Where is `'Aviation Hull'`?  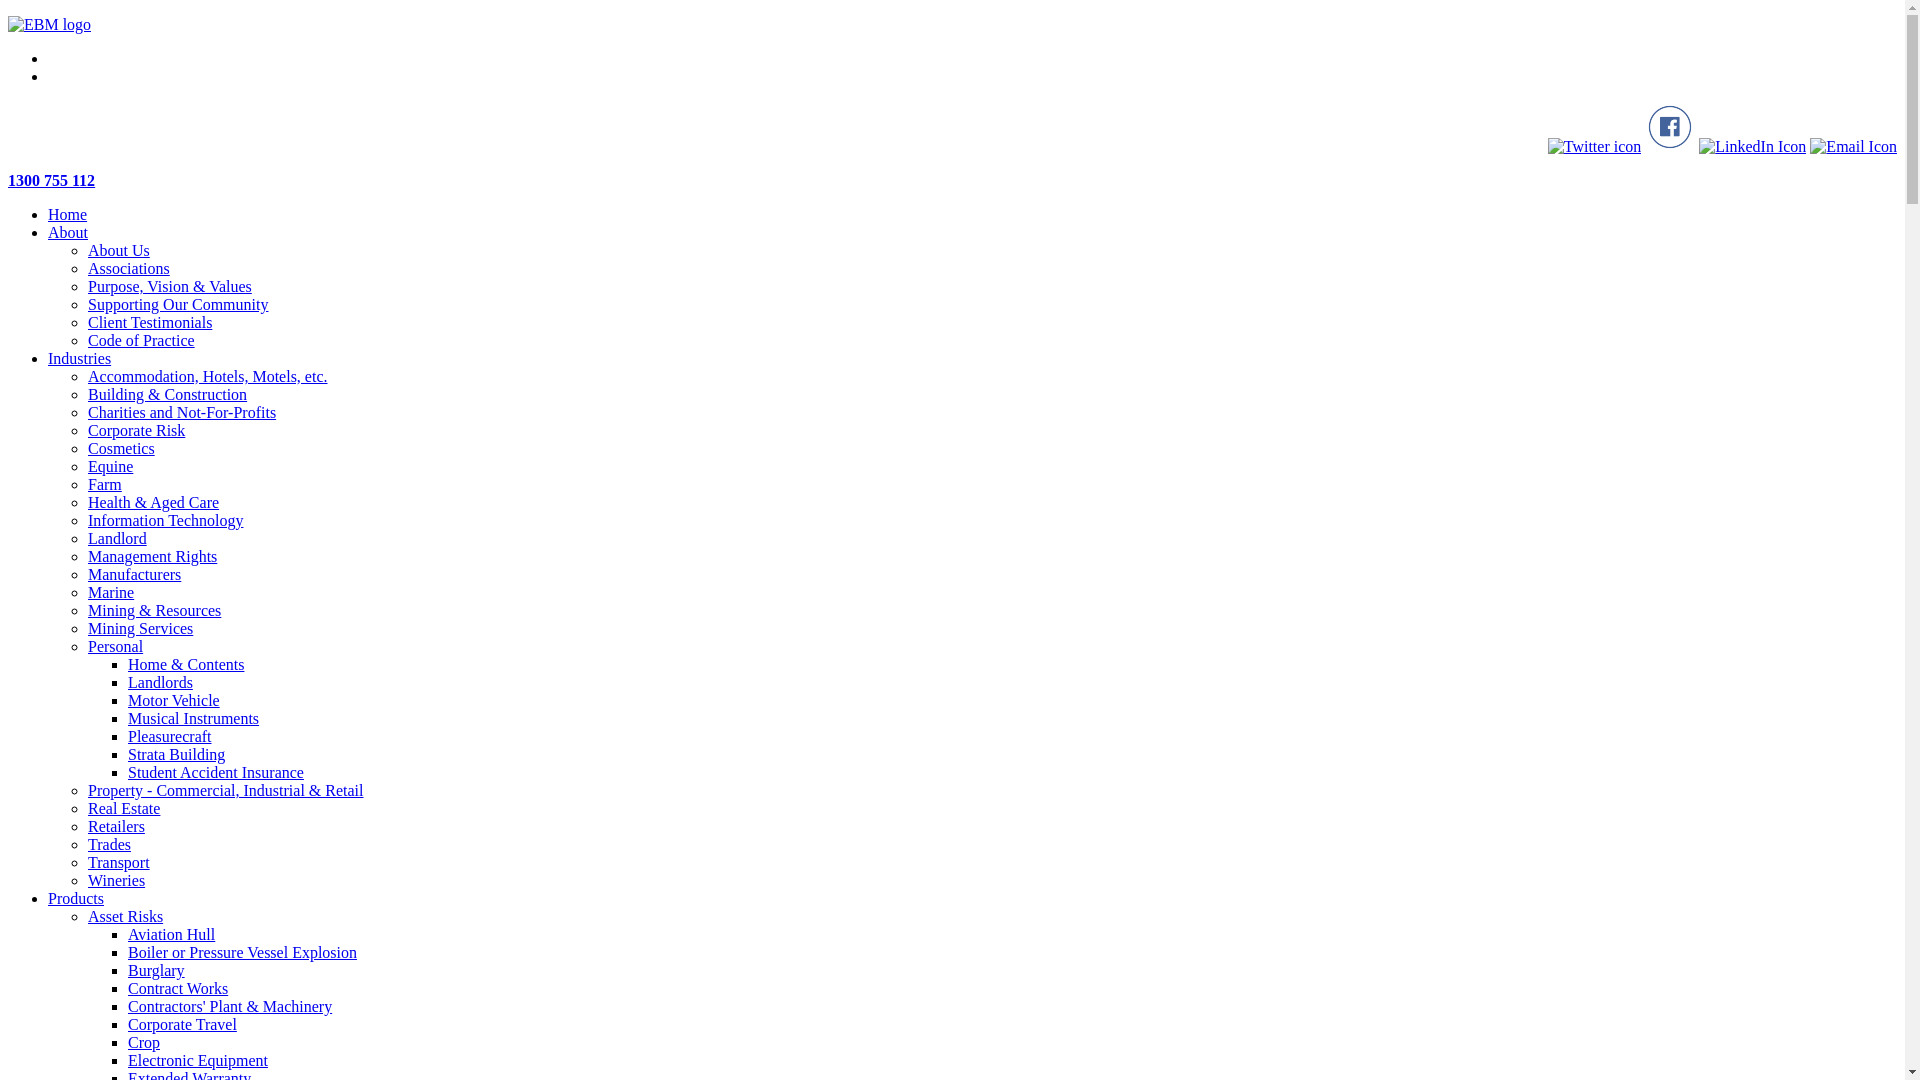
'Aviation Hull' is located at coordinates (171, 934).